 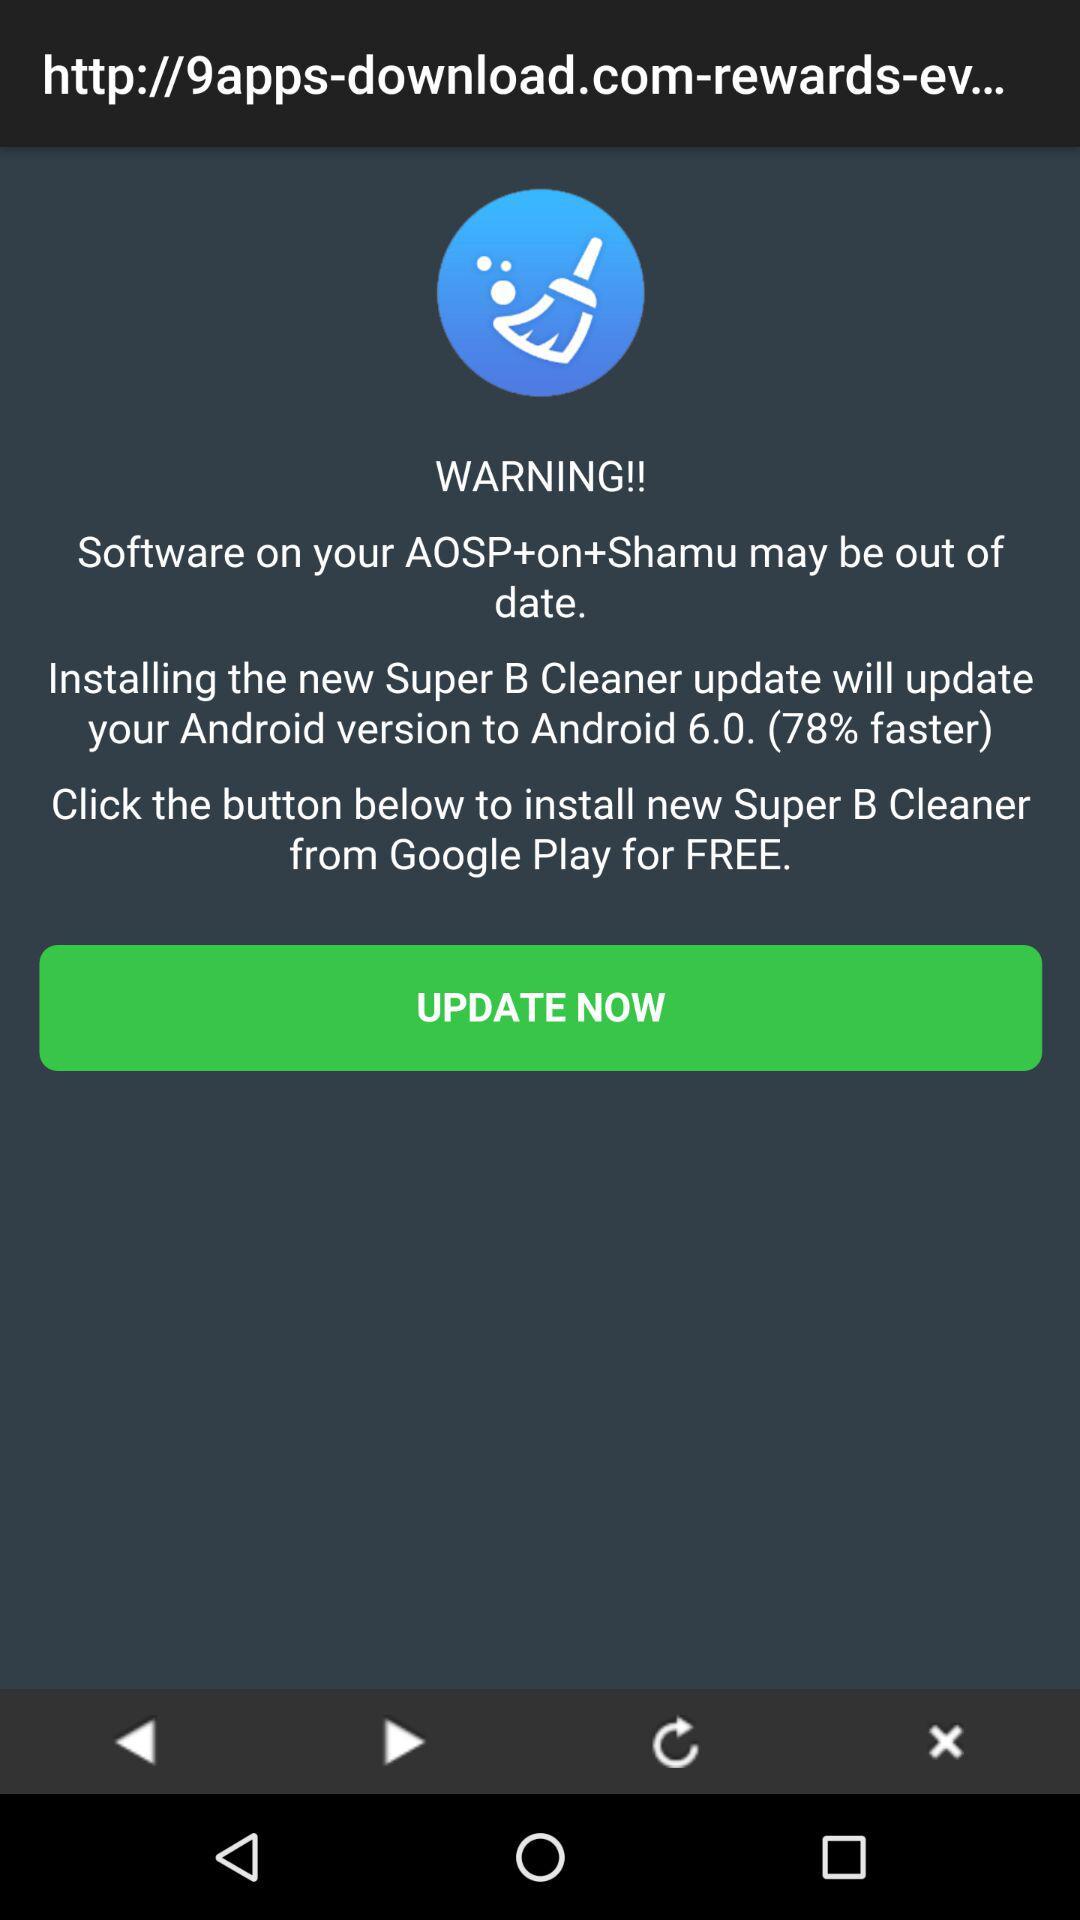 What do you see at coordinates (675, 1740) in the screenshot?
I see `click arrow button` at bounding box center [675, 1740].